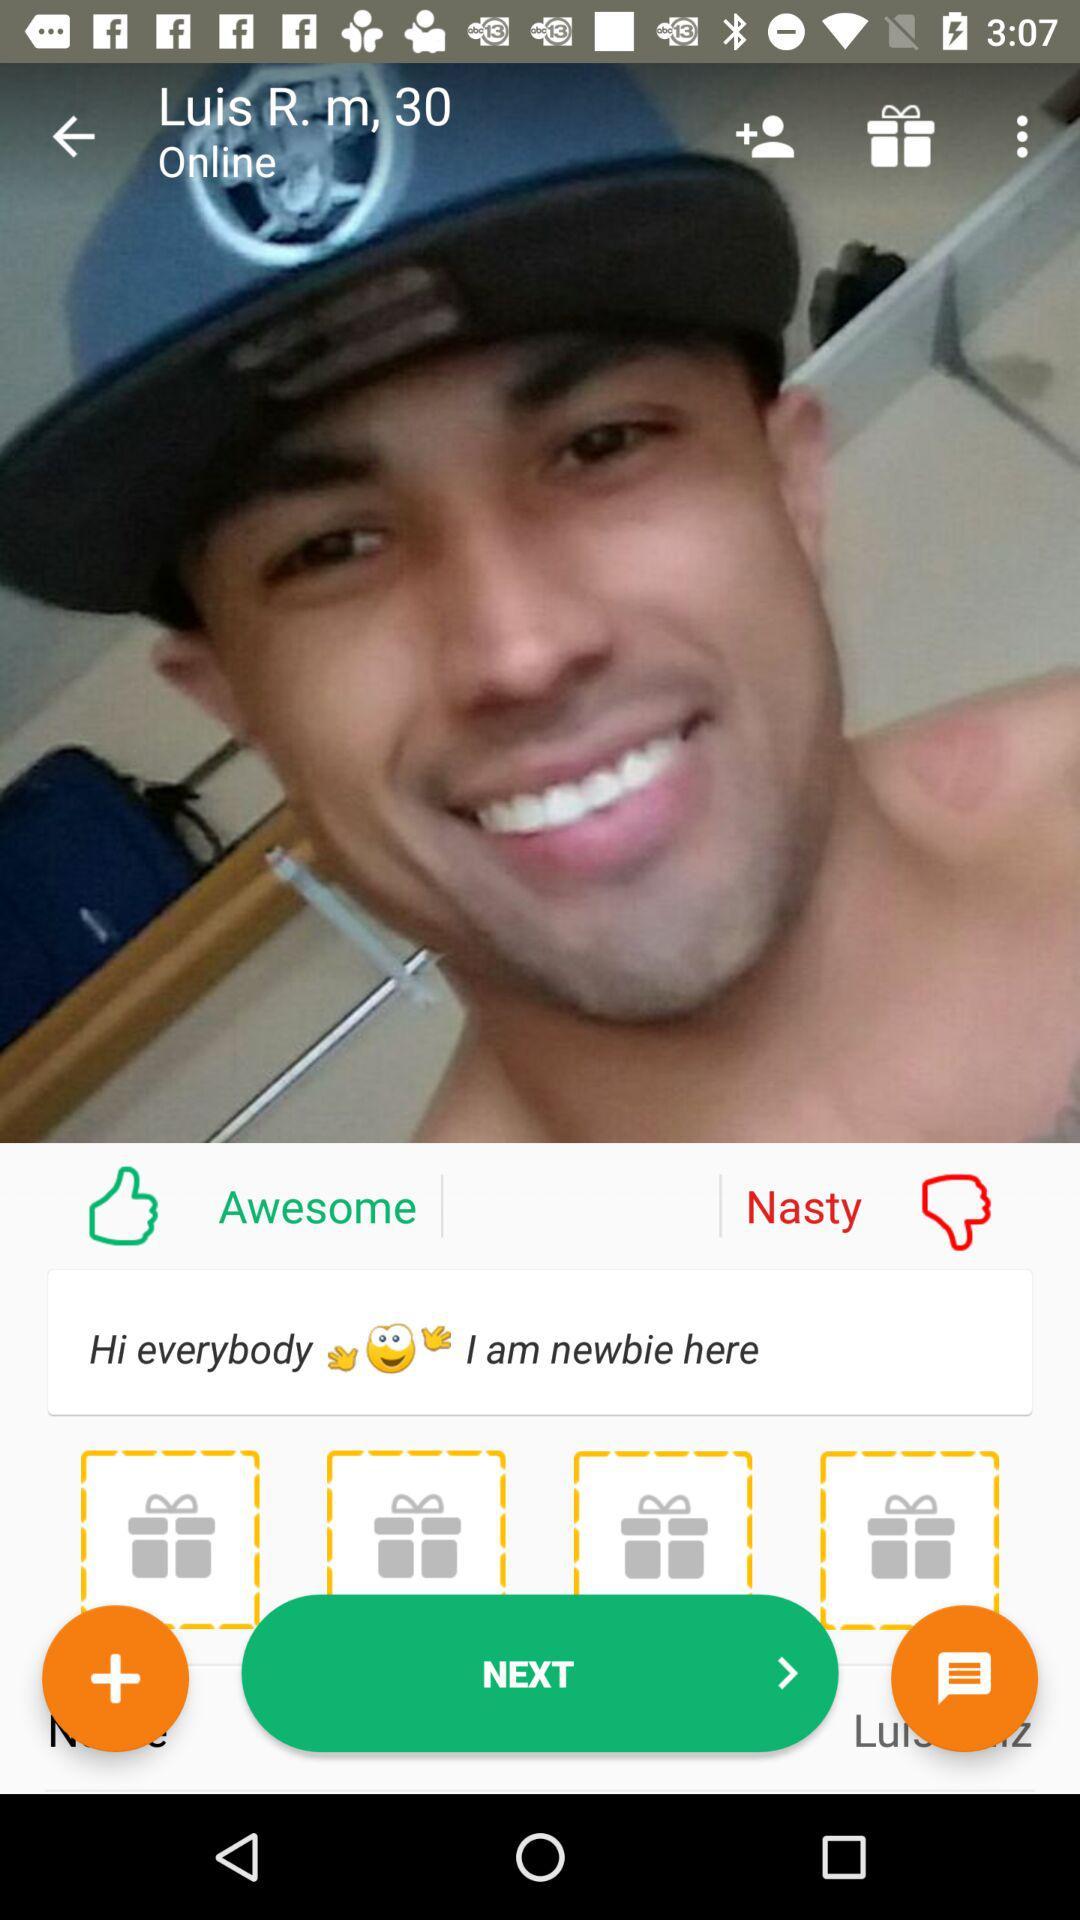 This screenshot has height=1920, width=1080. I want to click on icon to the right of  m, 30 item, so click(764, 135).